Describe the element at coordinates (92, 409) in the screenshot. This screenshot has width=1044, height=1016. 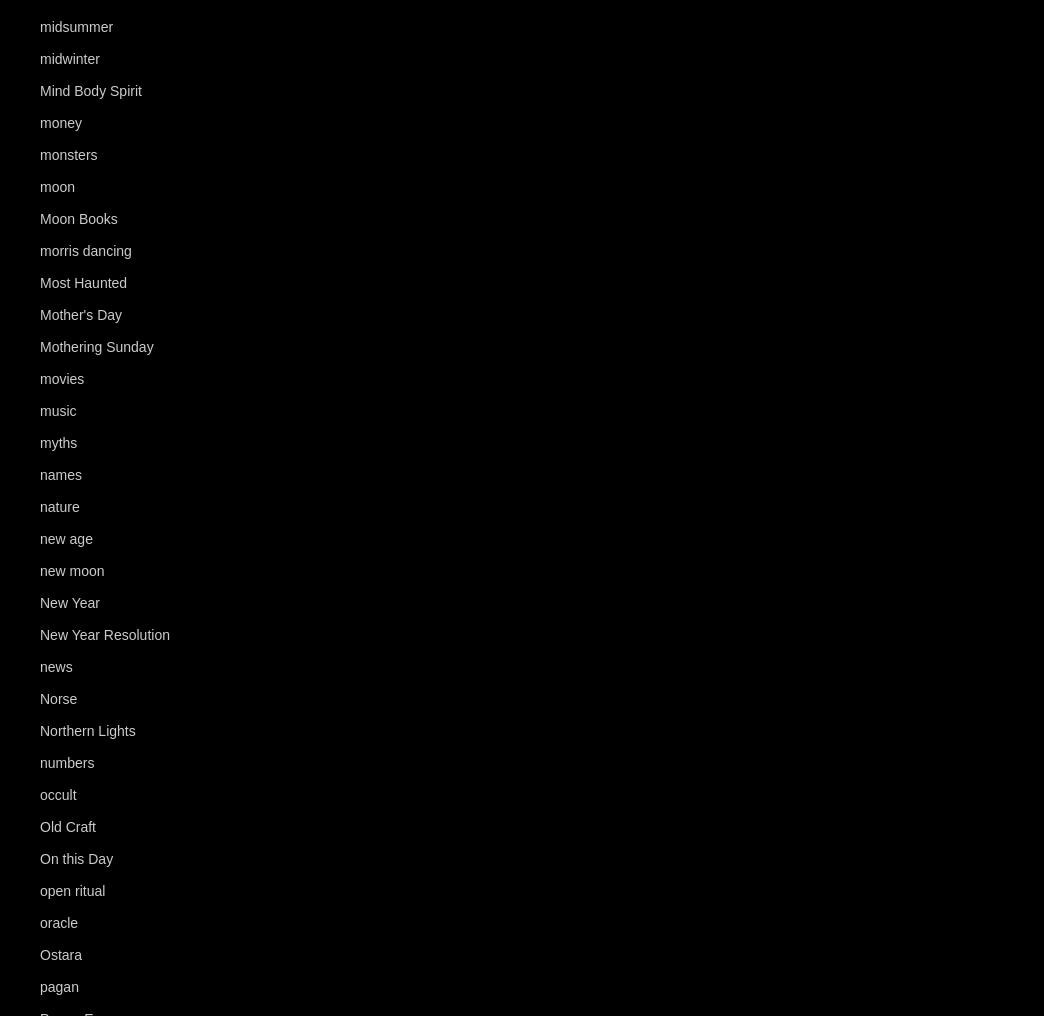
I see `'(93)'` at that location.